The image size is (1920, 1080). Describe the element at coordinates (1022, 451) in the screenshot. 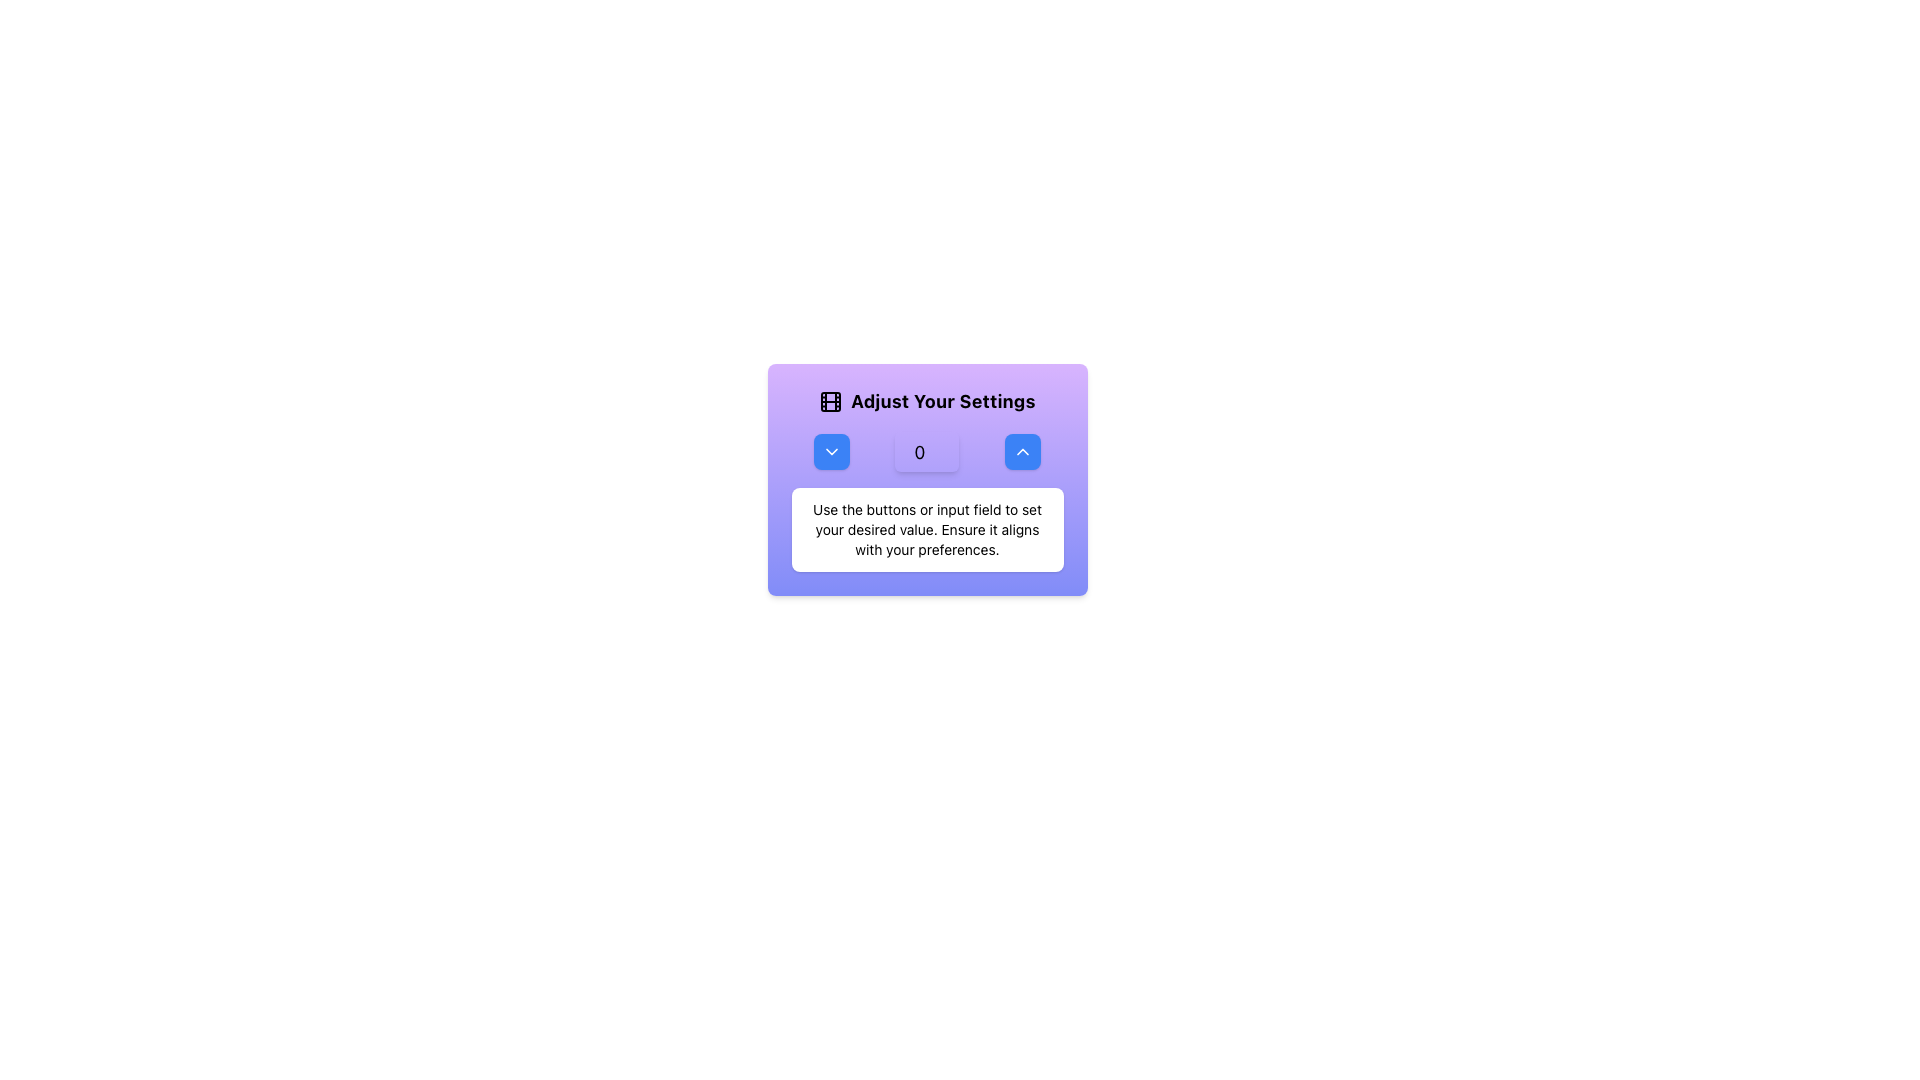

I see `the upward-pointing chevron icon button, which is styled with a white color on a blue circular background, located at the rightmost position among three control elements in the modal` at that location.